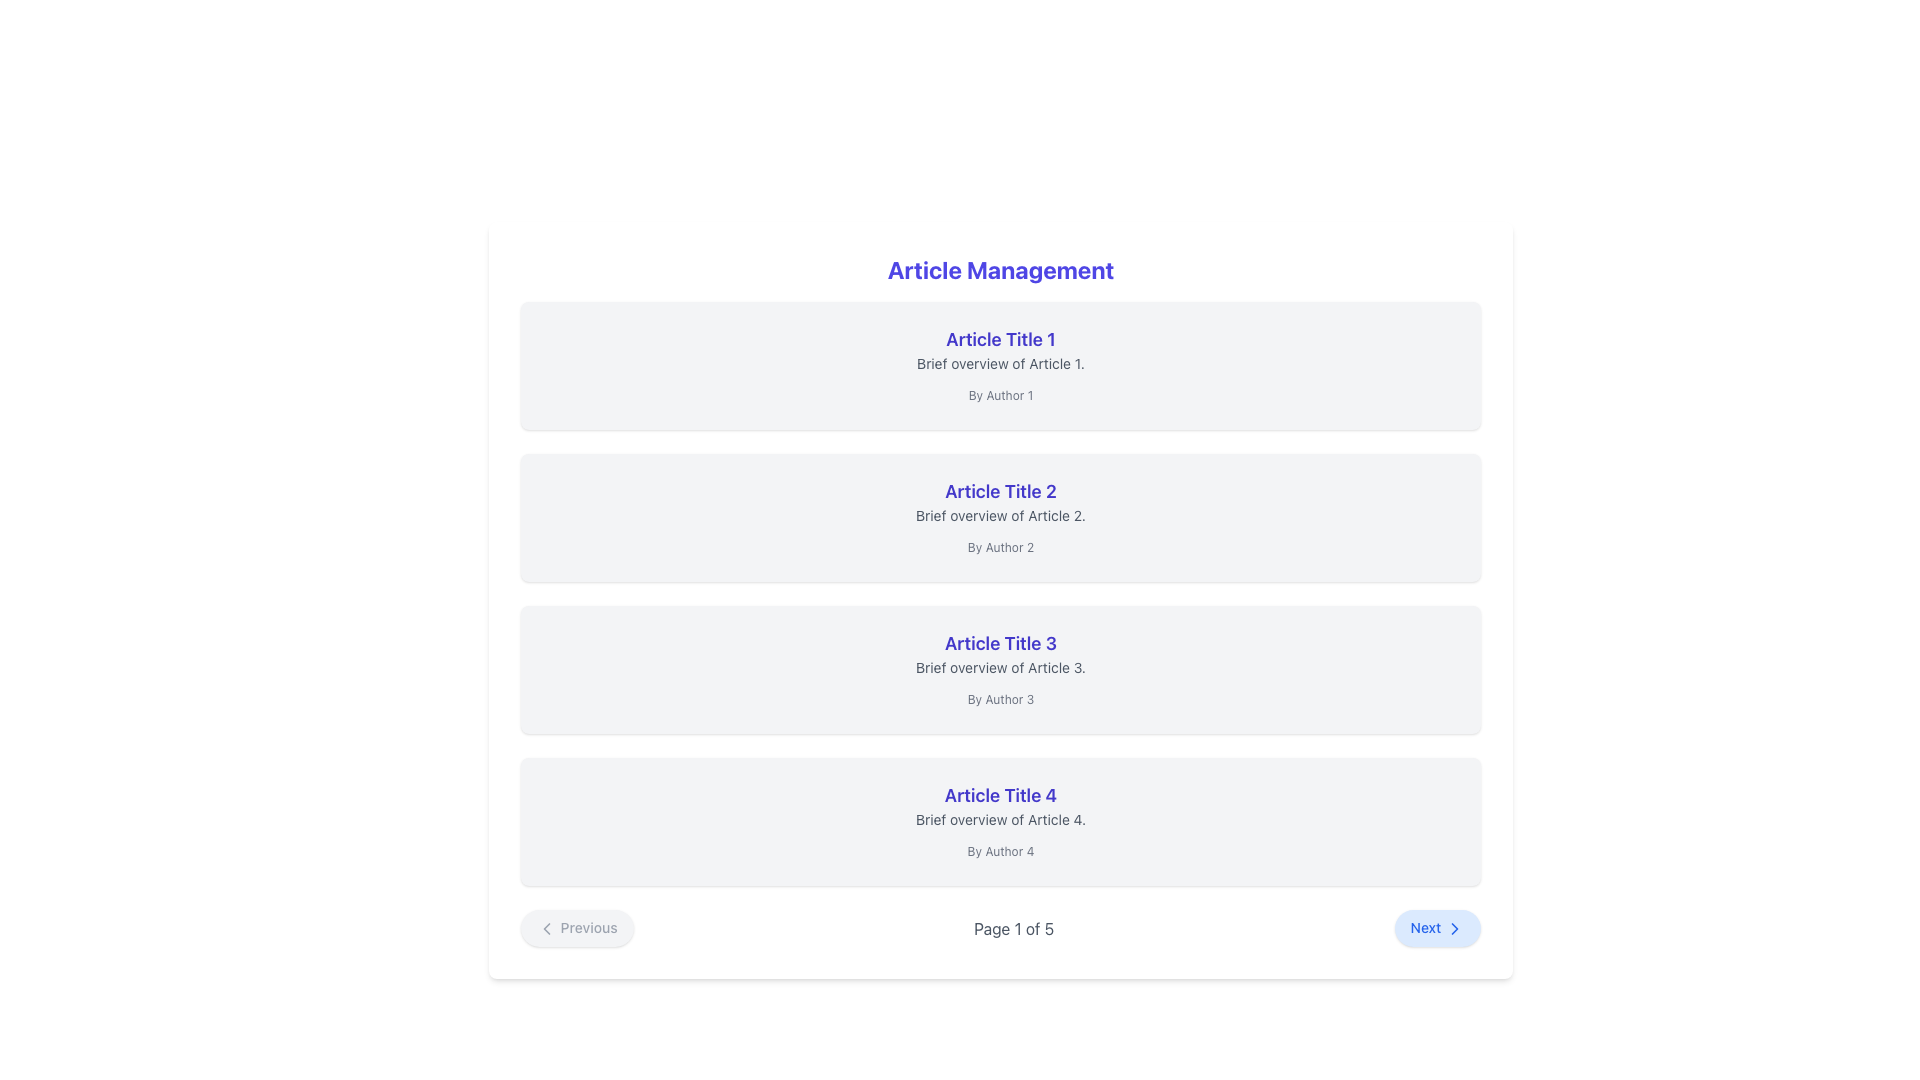 This screenshot has width=1920, height=1080. I want to click on the Right-arrow icon adjacent to the 'Next' button, so click(1454, 929).